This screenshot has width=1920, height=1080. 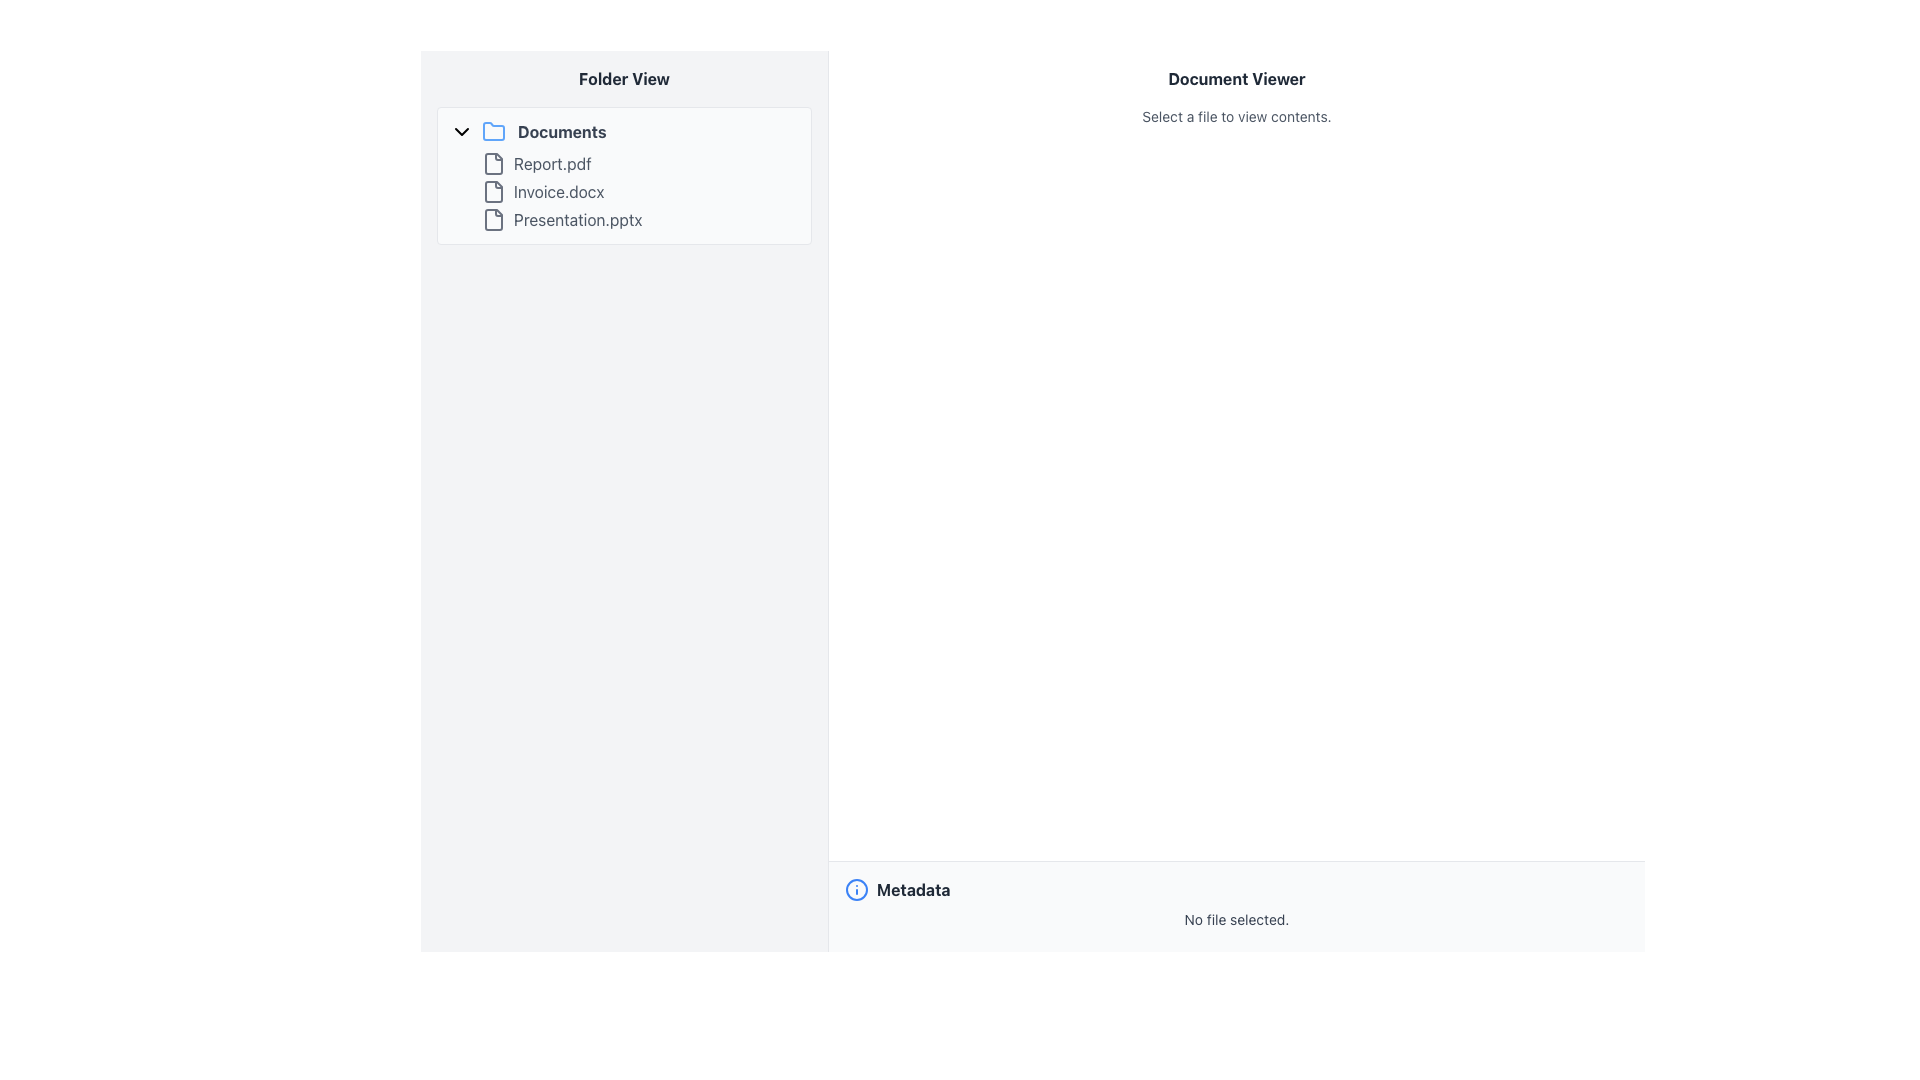 What do you see at coordinates (1236, 116) in the screenshot?
I see `the Text Label that instructs users to select a file in the Document Viewer section, located below its title and near the top of the white content area` at bounding box center [1236, 116].